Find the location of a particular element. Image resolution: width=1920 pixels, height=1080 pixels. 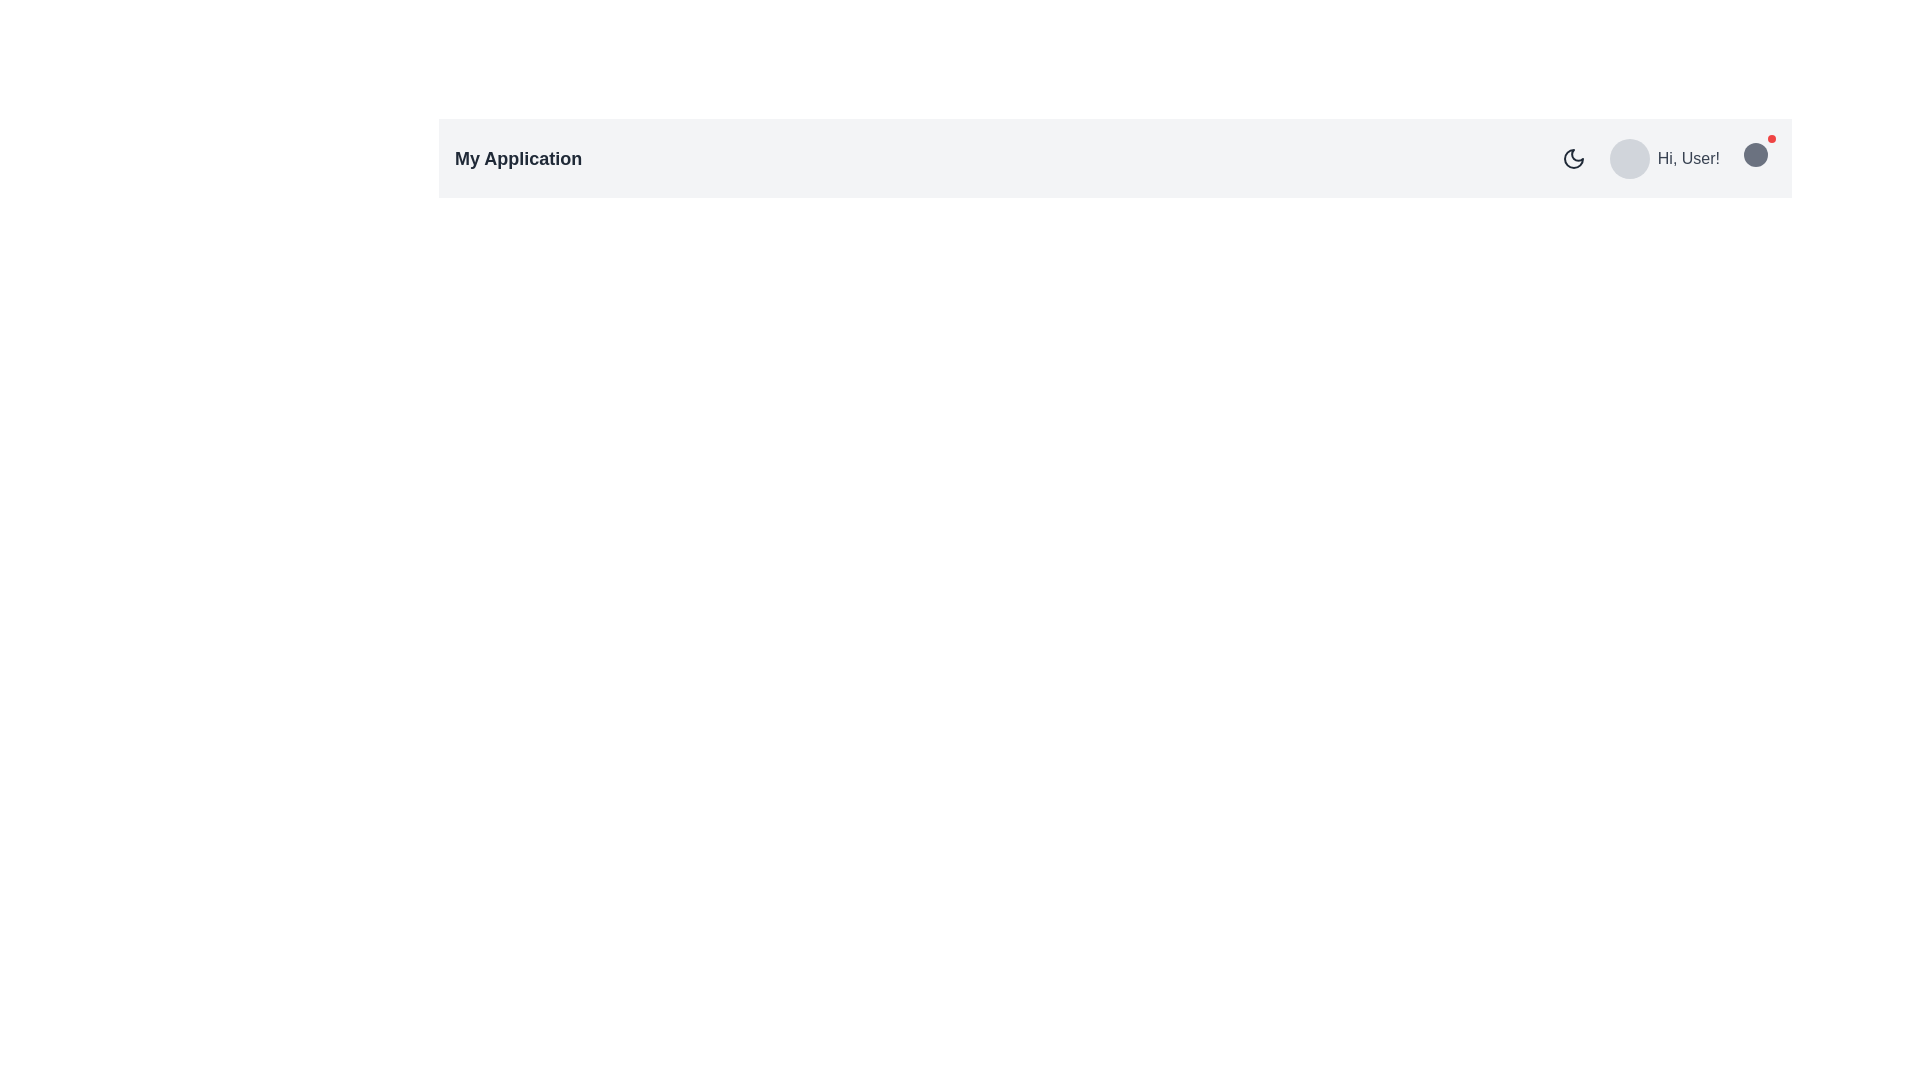

the Circular Indicator or Decorative Element located at the top-right side of the interface, adjacent to the user avatar and greeting text is located at coordinates (1755, 153).